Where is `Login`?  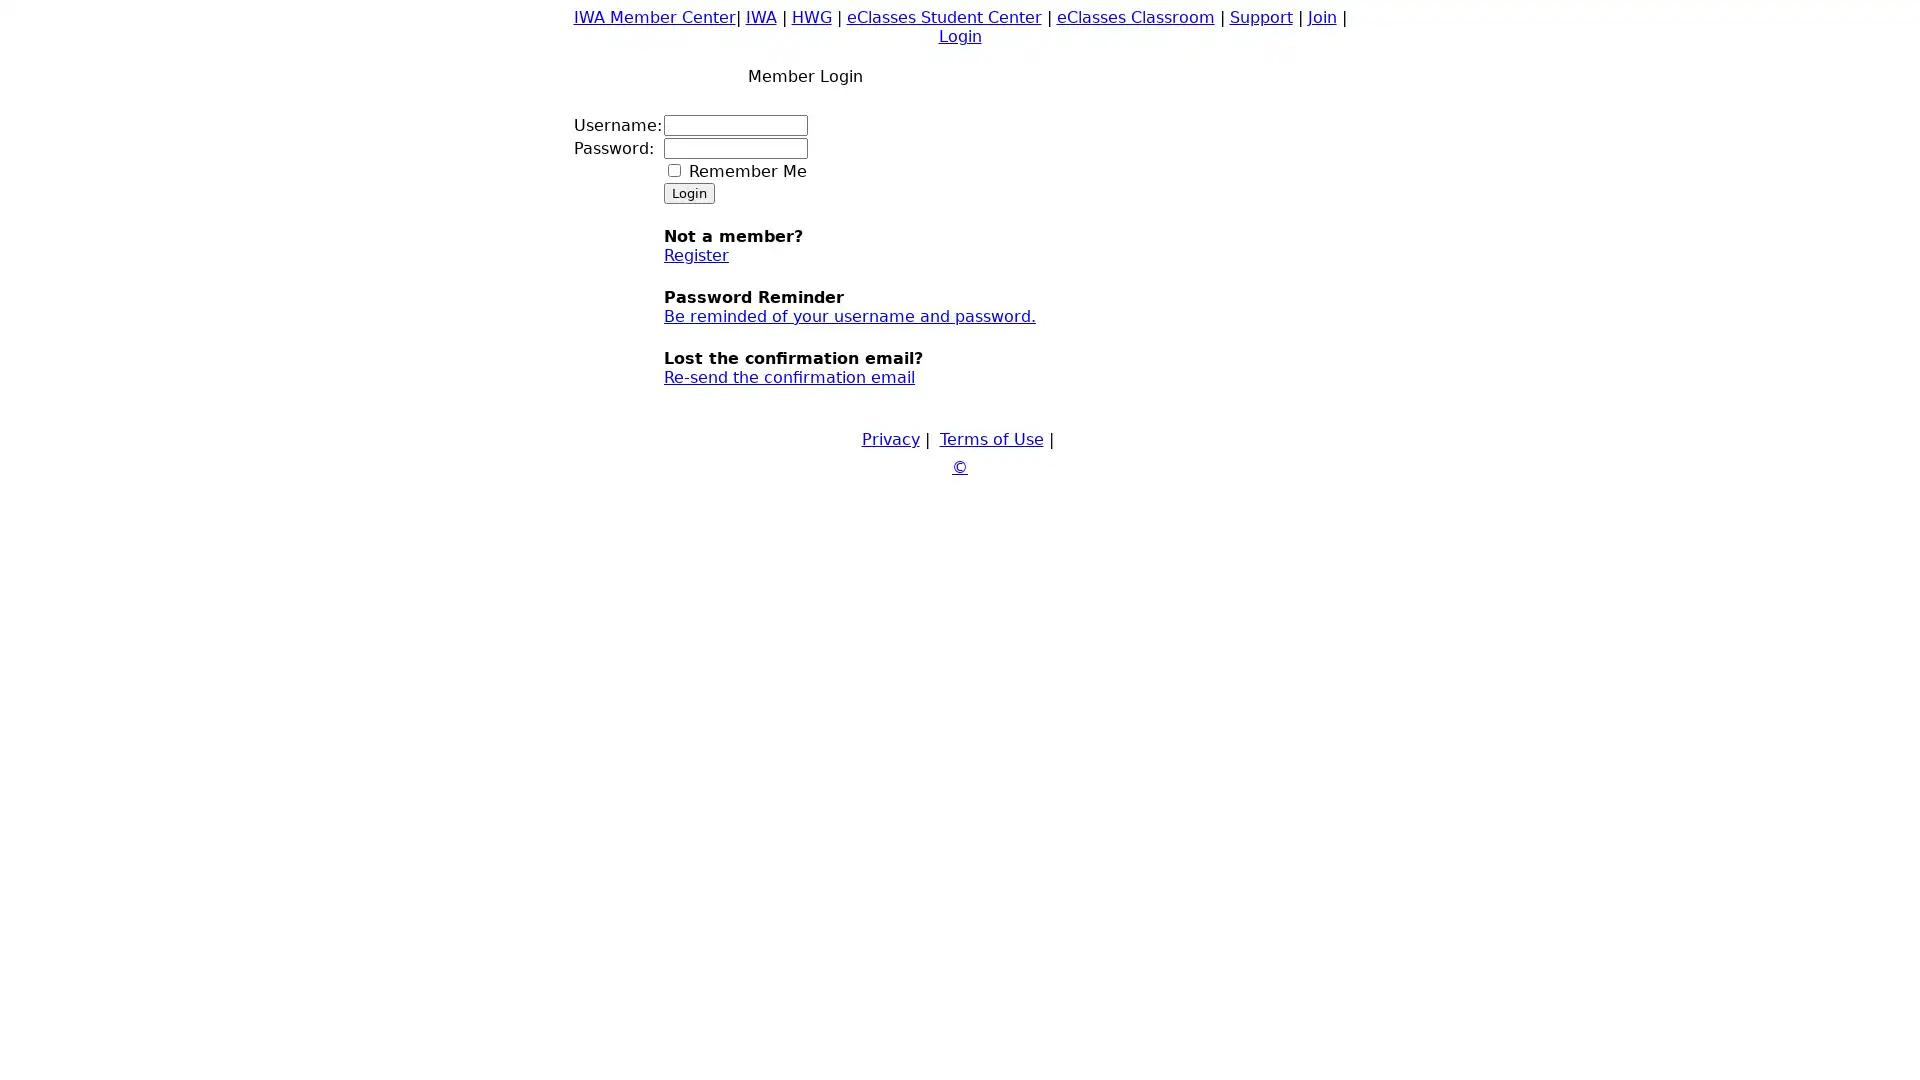
Login is located at coordinates (689, 193).